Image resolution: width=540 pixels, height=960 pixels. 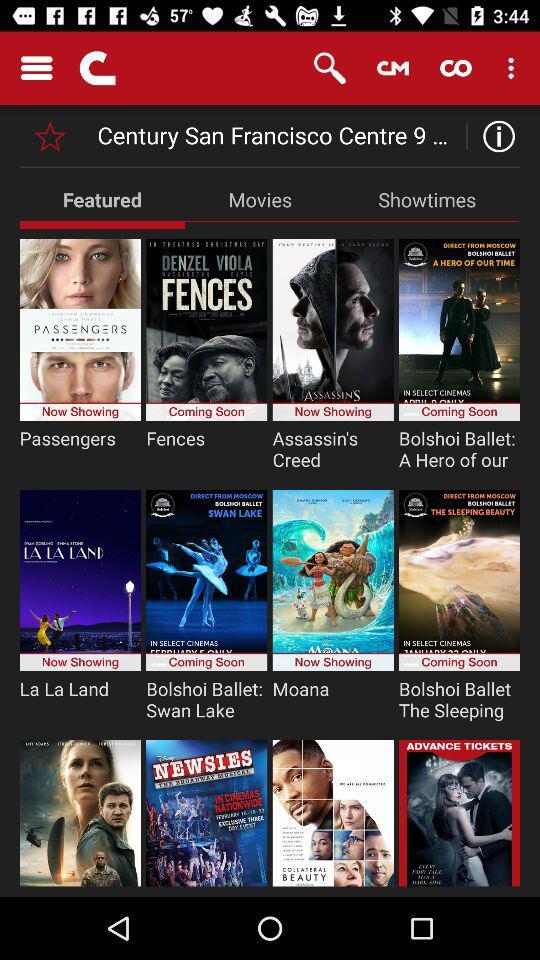 What do you see at coordinates (492, 135) in the screenshot?
I see `more information about the theater` at bounding box center [492, 135].